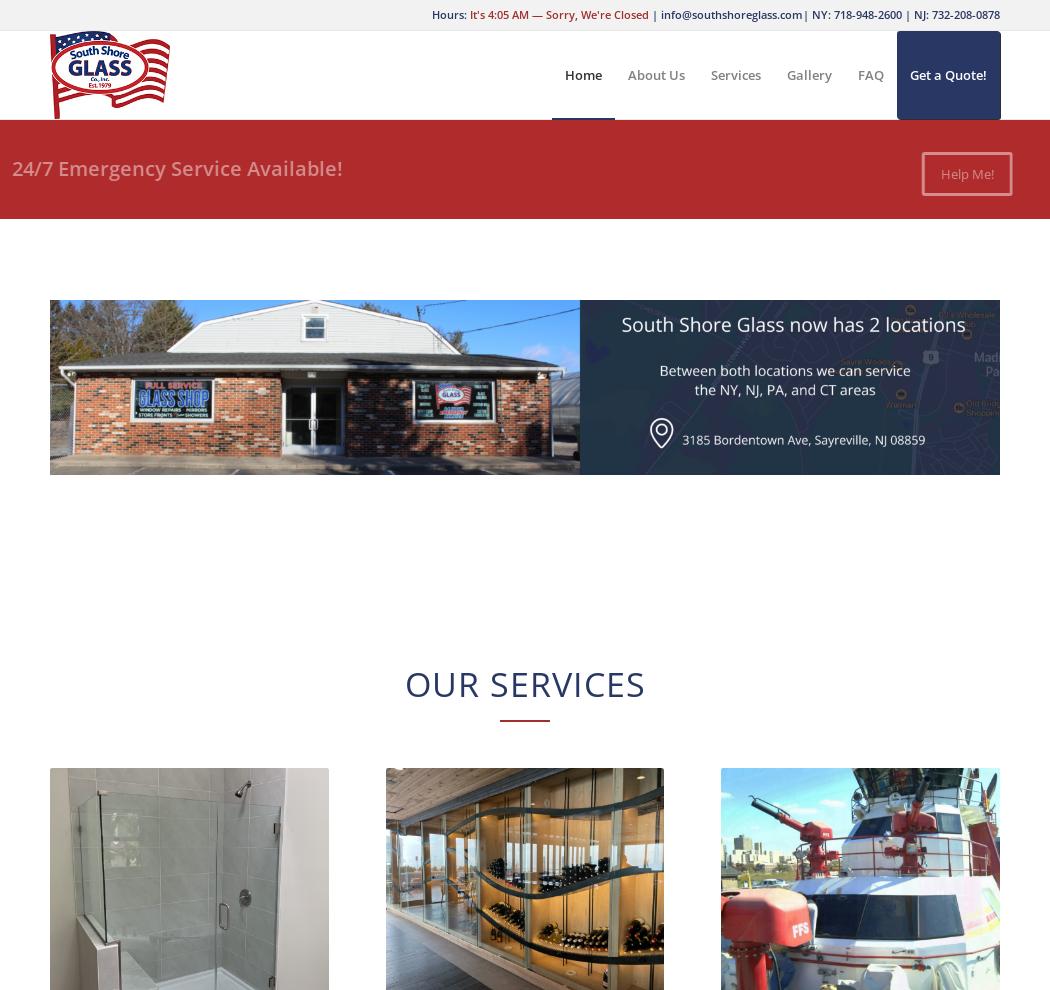  I want to click on '4:05 AM', so click(484, 13).